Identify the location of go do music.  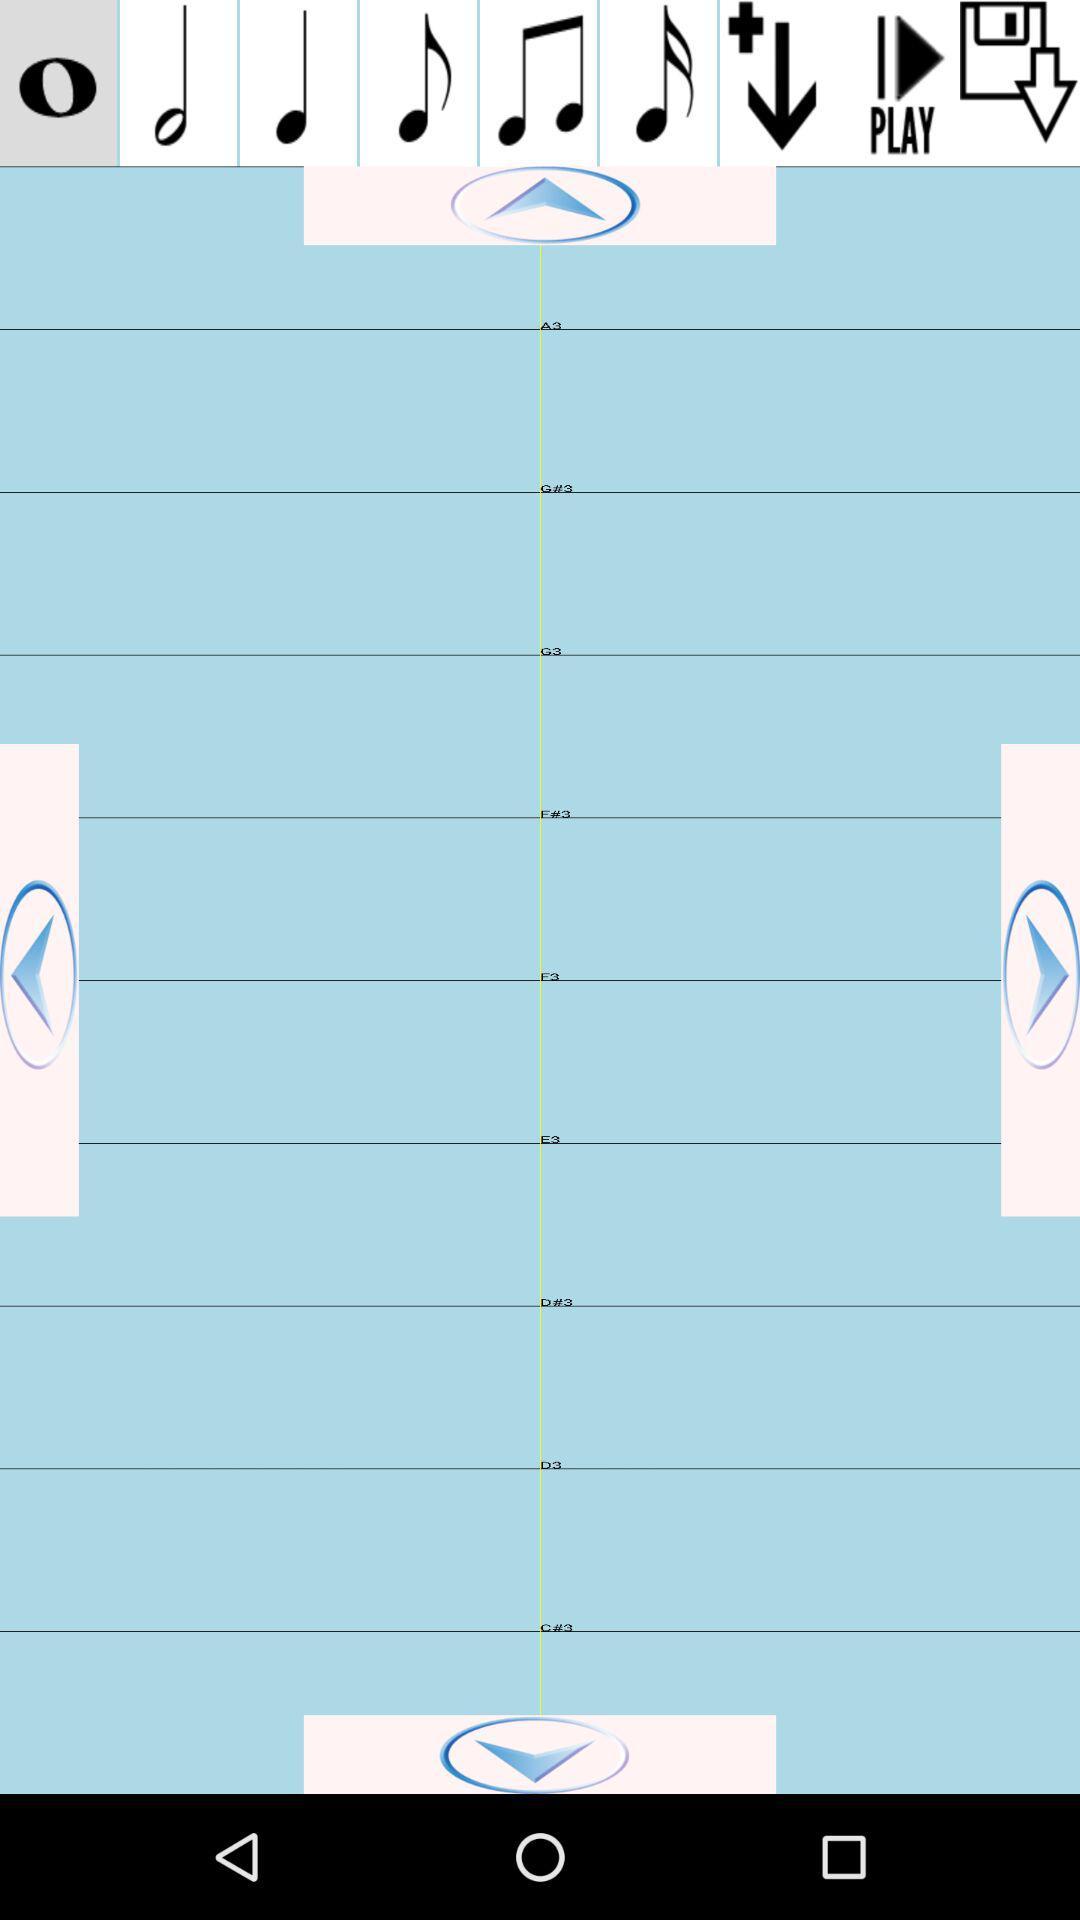
(417, 82).